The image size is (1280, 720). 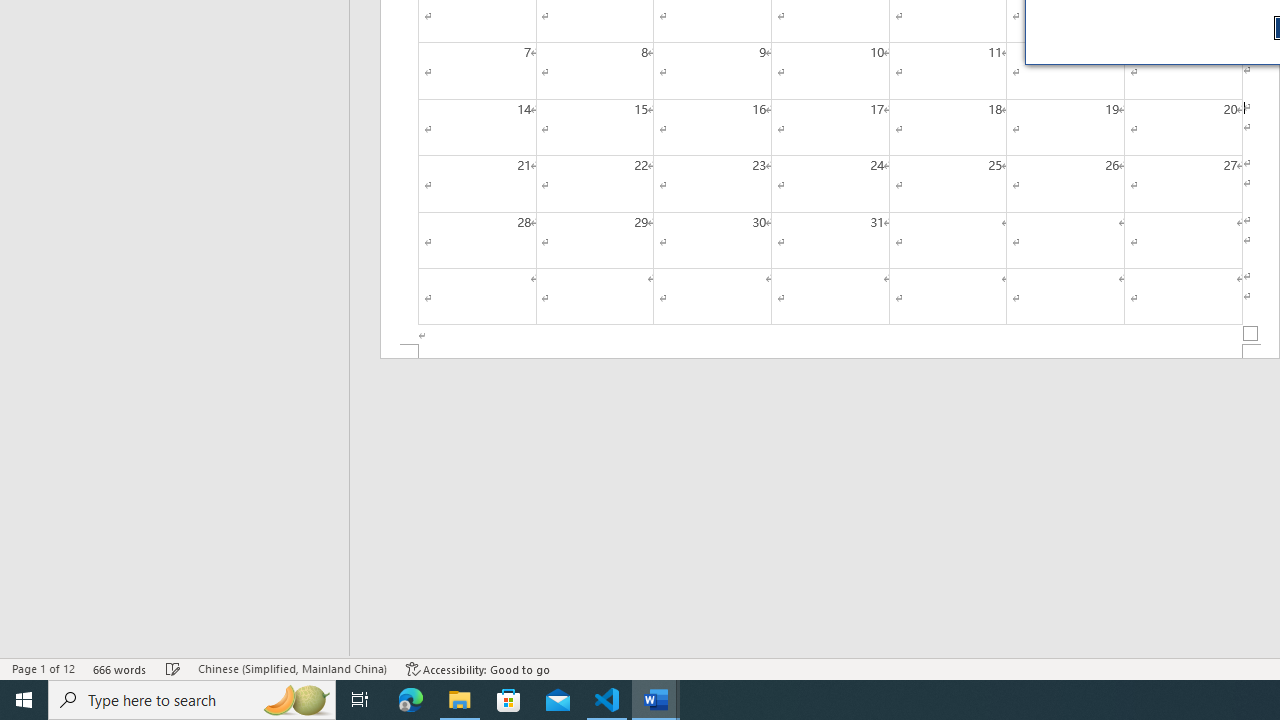 I want to click on 'Spelling and Grammar Check Checking', so click(x=173, y=669).